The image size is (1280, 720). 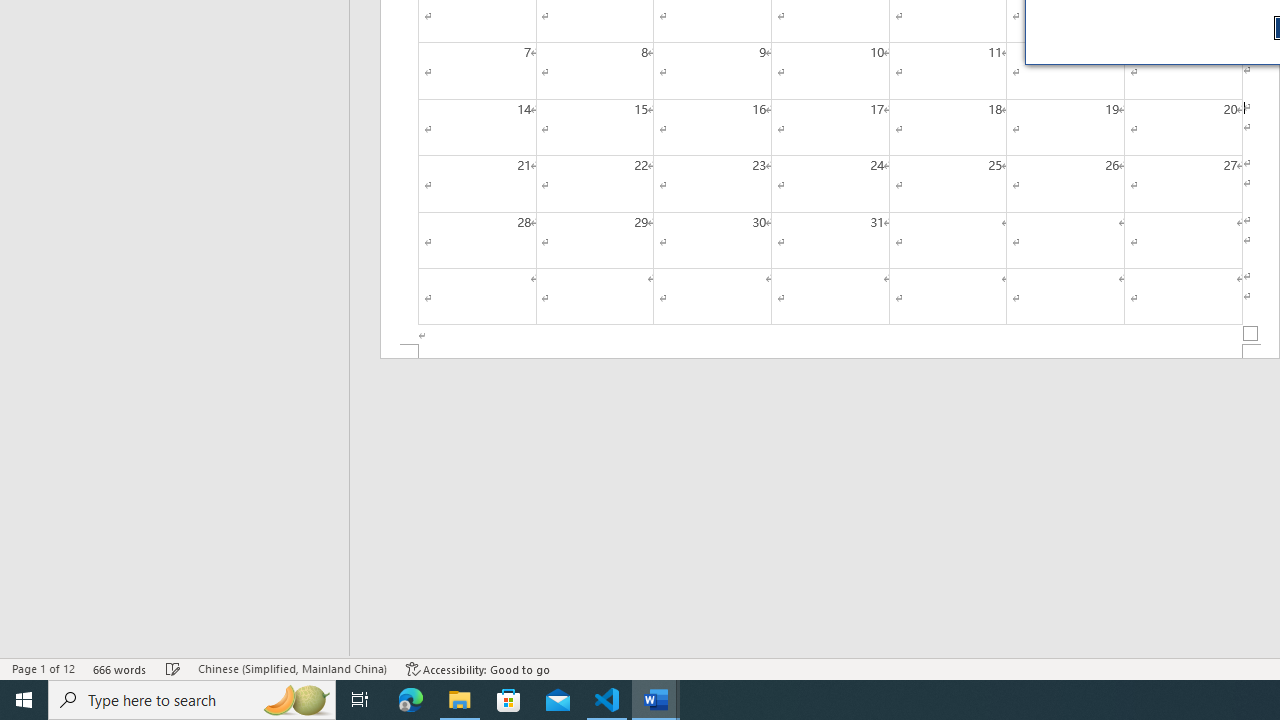 I want to click on 'Spelling and Grammar Check Checking', so click(x=173, y=669).